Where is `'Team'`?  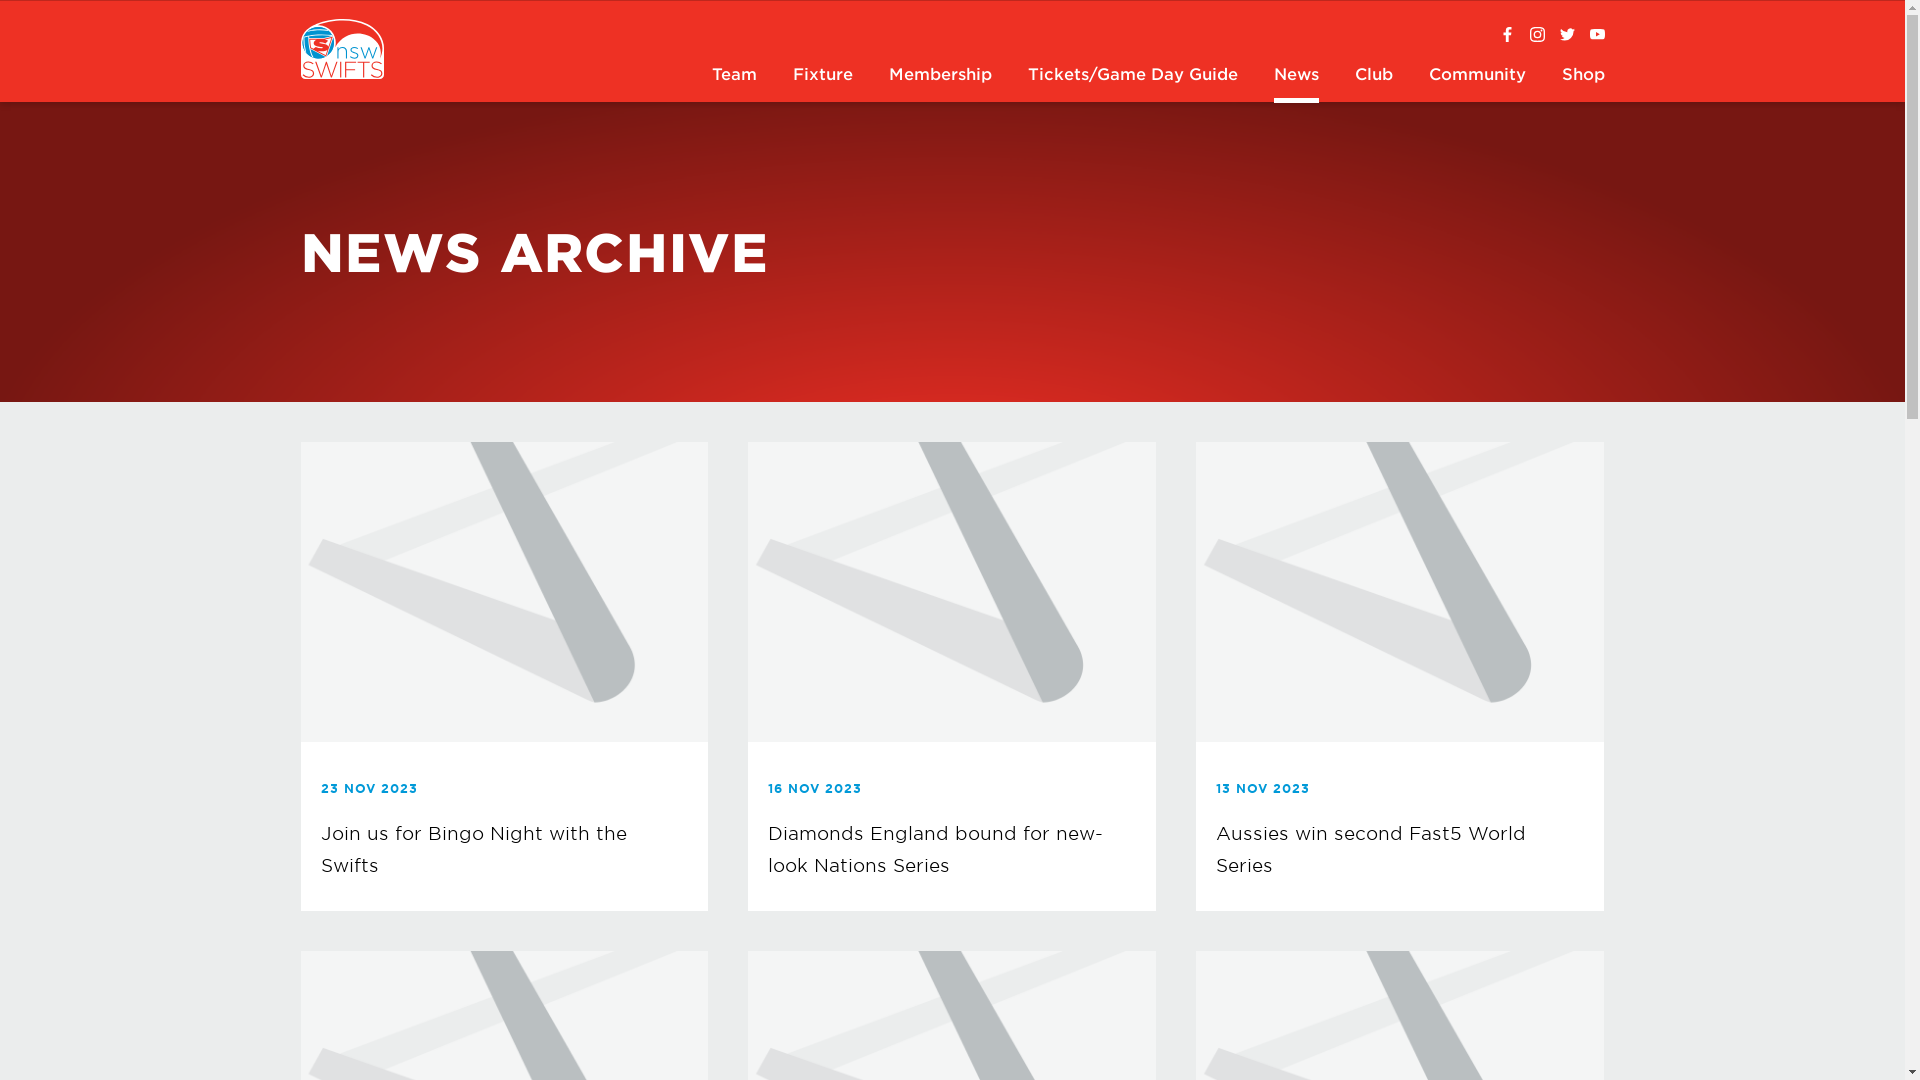
'Team' is located at coordinates (732, 75).